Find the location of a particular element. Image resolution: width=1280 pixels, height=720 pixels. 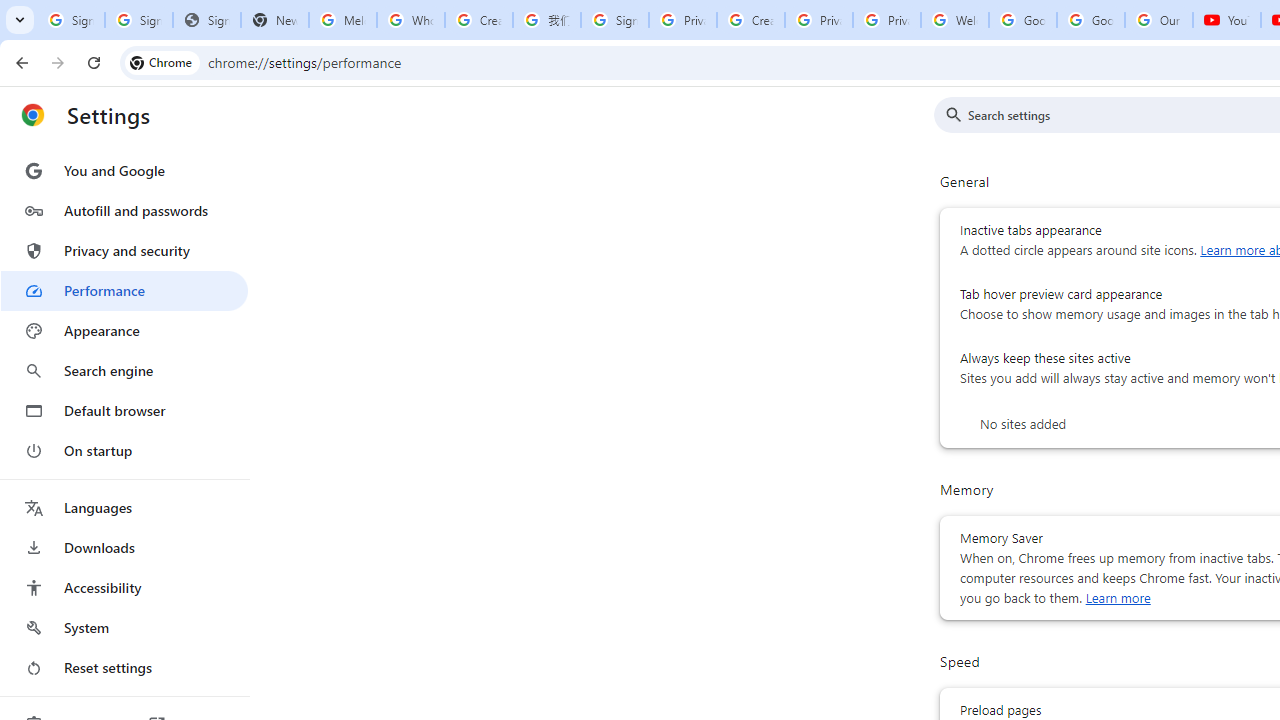

'Downloads' is located at coordinates (123, 547).